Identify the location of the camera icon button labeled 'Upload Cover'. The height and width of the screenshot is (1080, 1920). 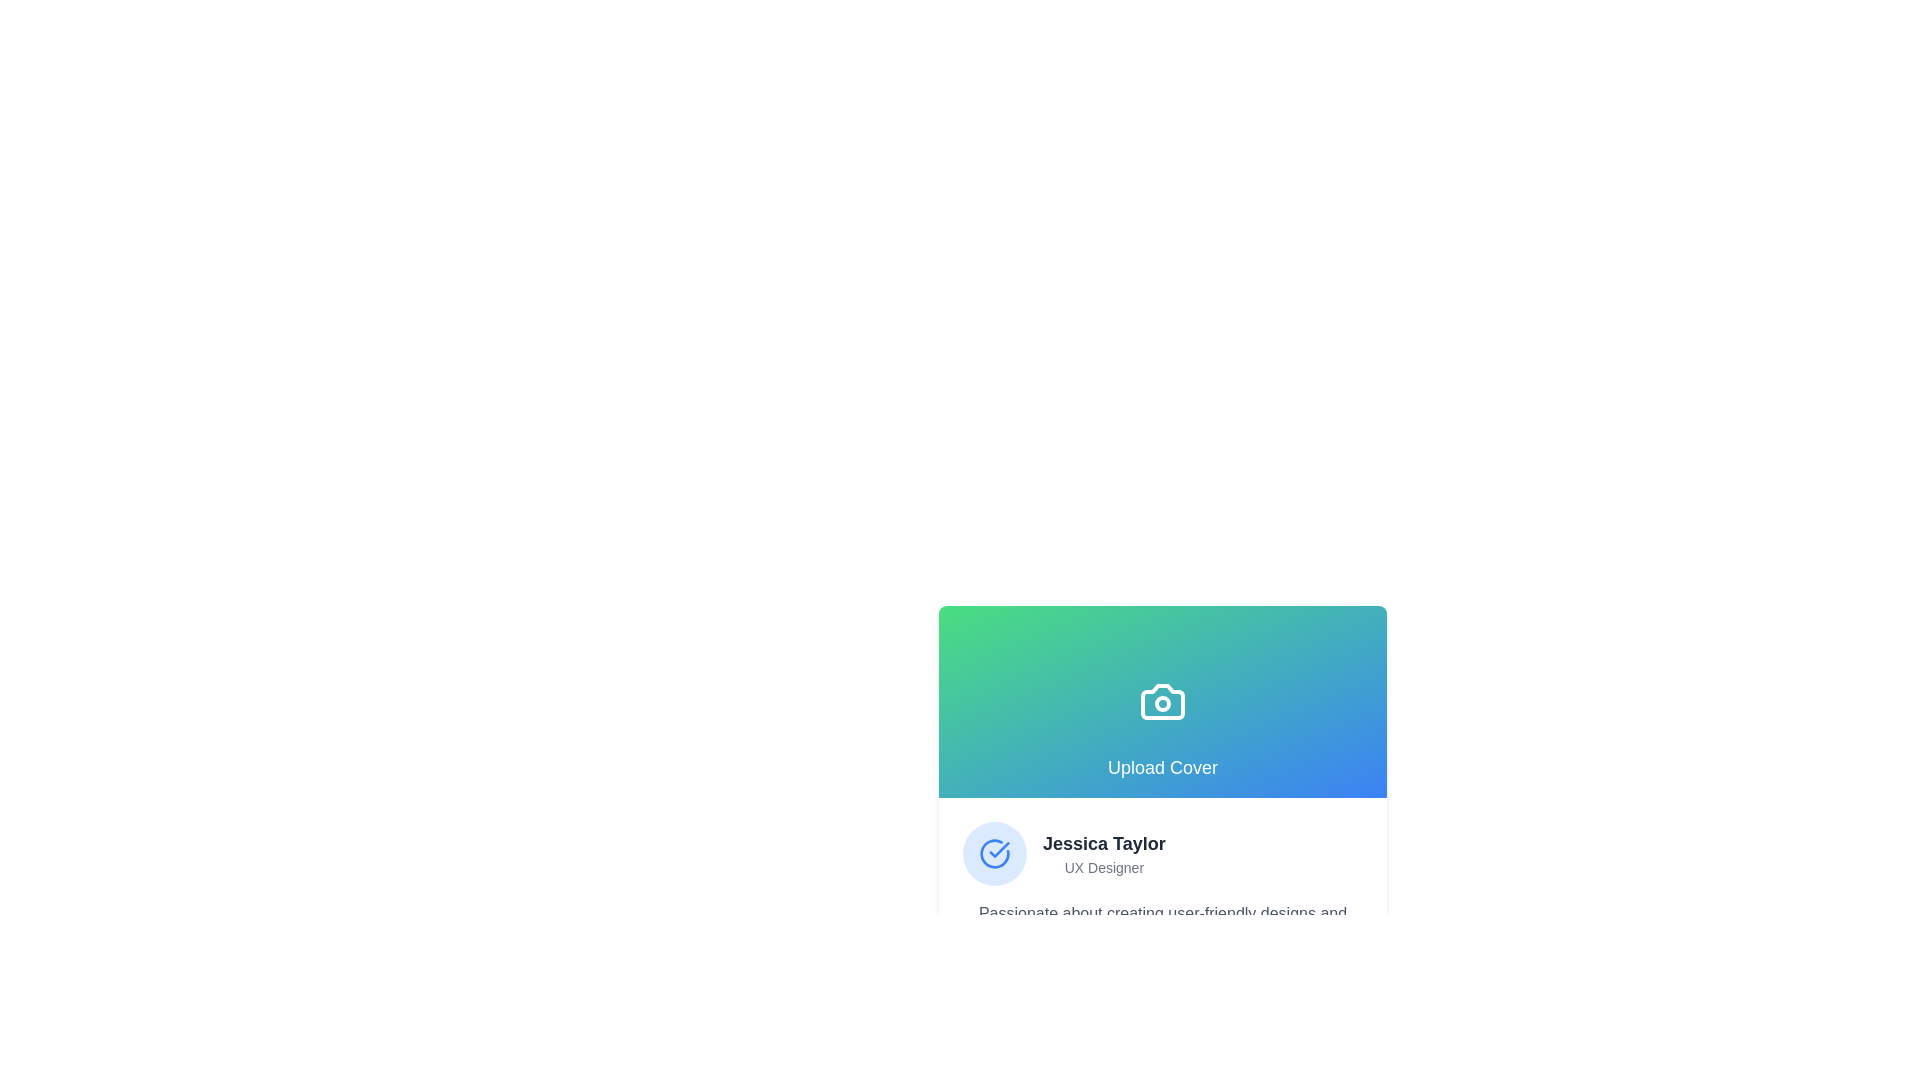
(1162, 701).